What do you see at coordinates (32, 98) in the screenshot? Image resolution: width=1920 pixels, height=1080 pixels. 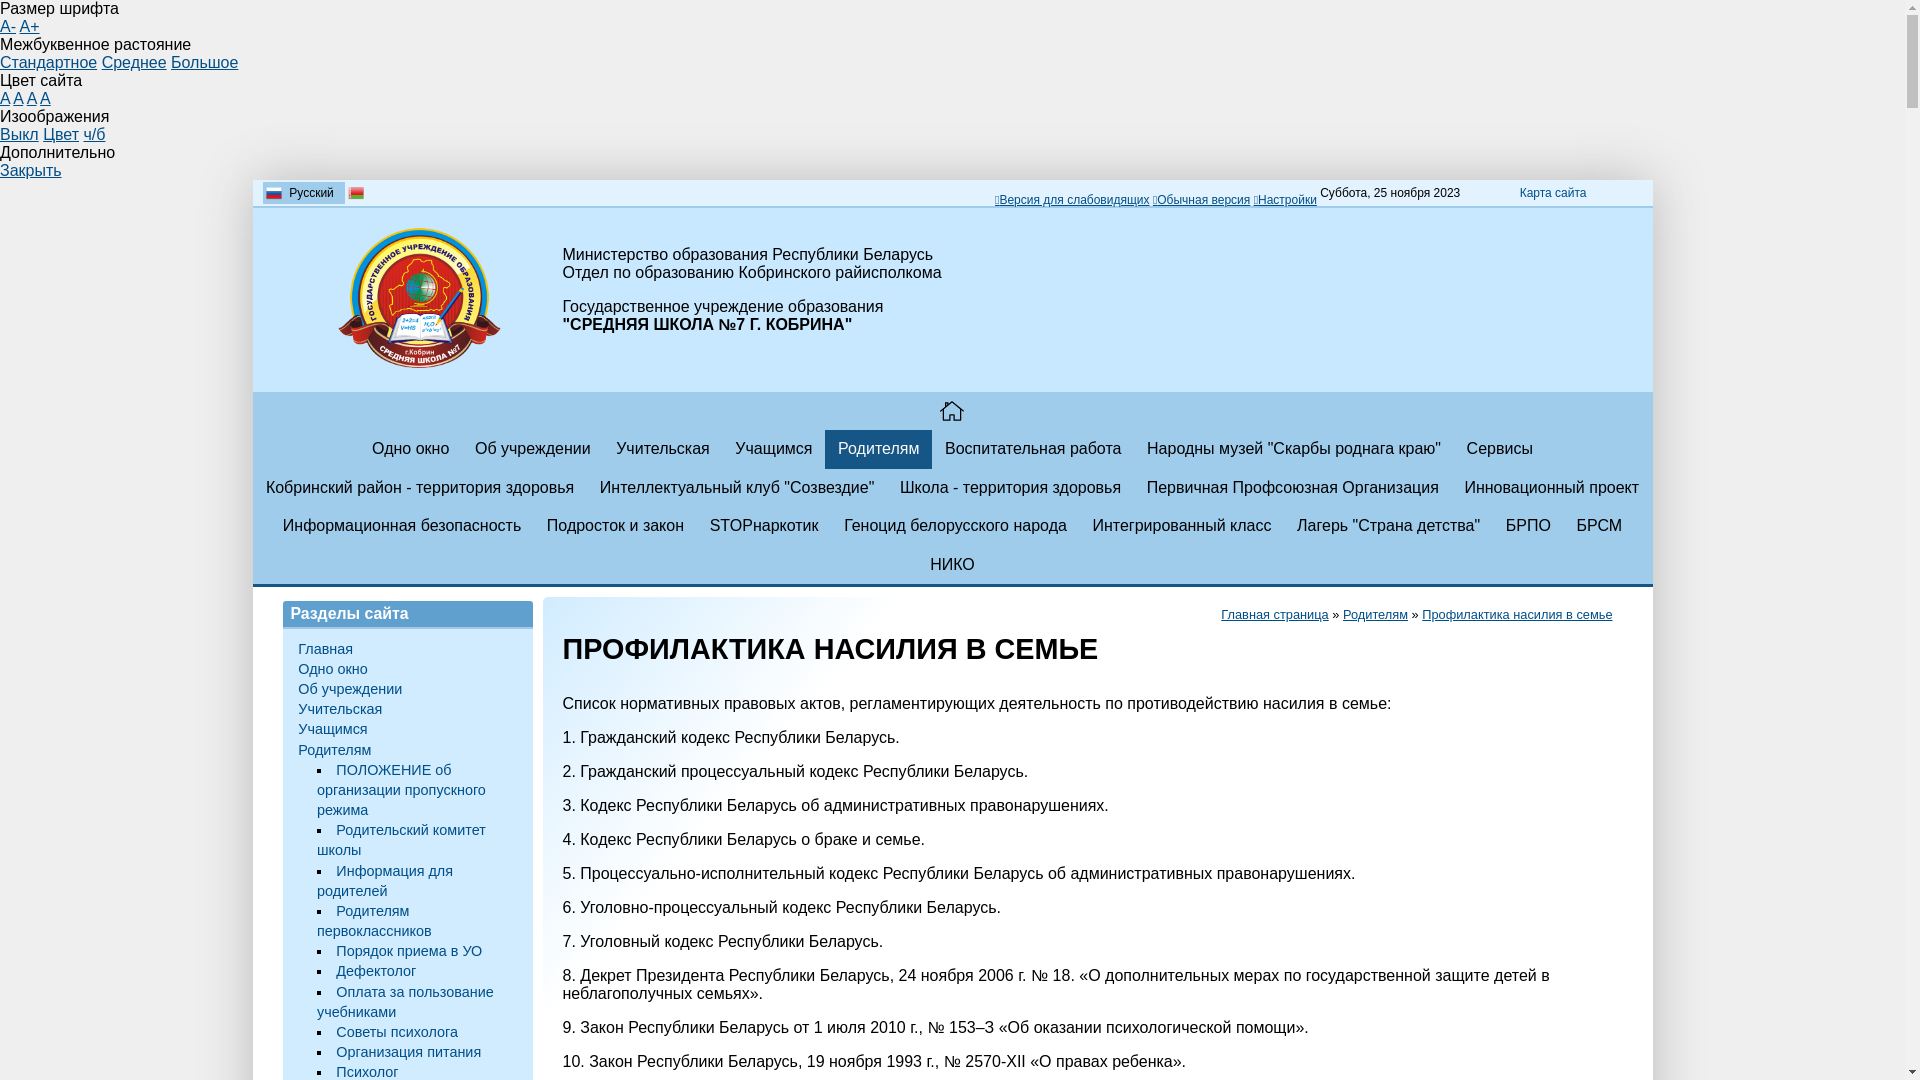 I see `'A'` at bounding box center [32, 98].